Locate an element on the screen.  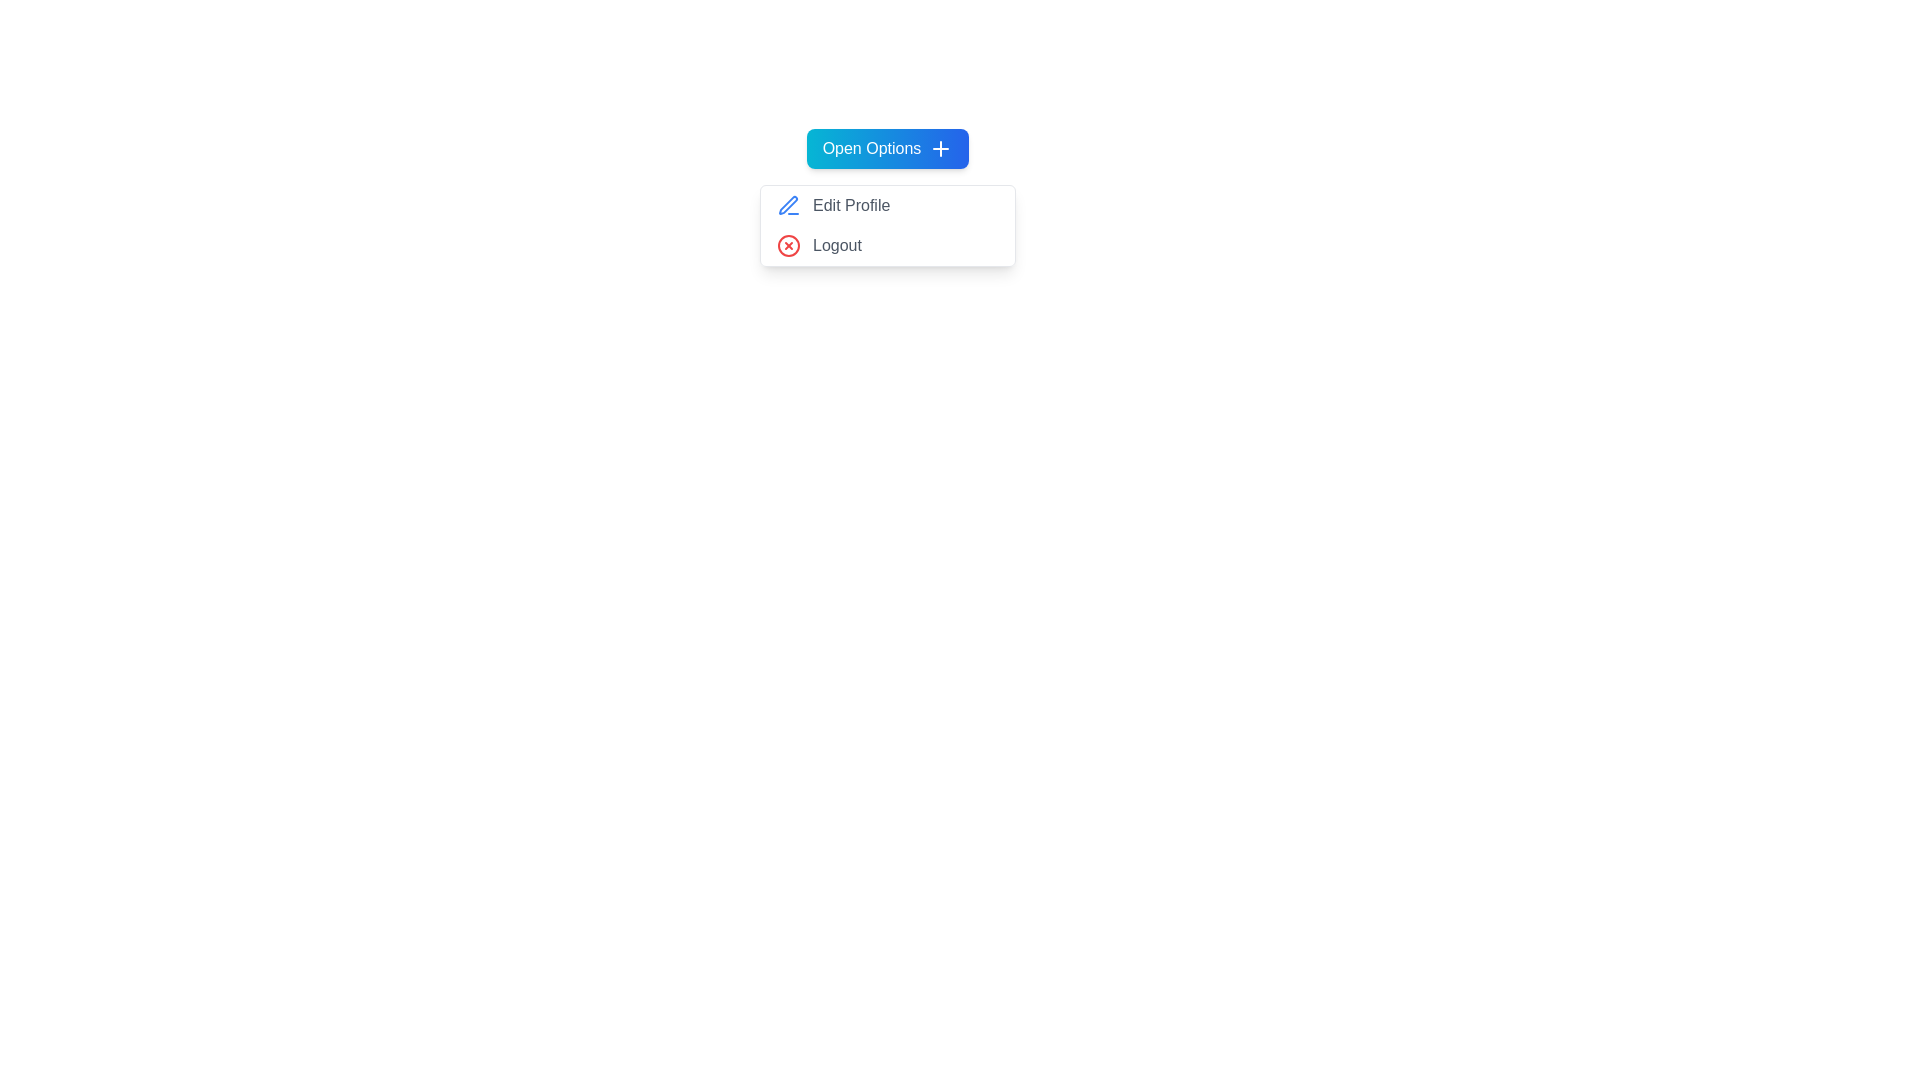
'Open Options' button to toggle the dropdown menu visibility is located at coordinates (887, 148).